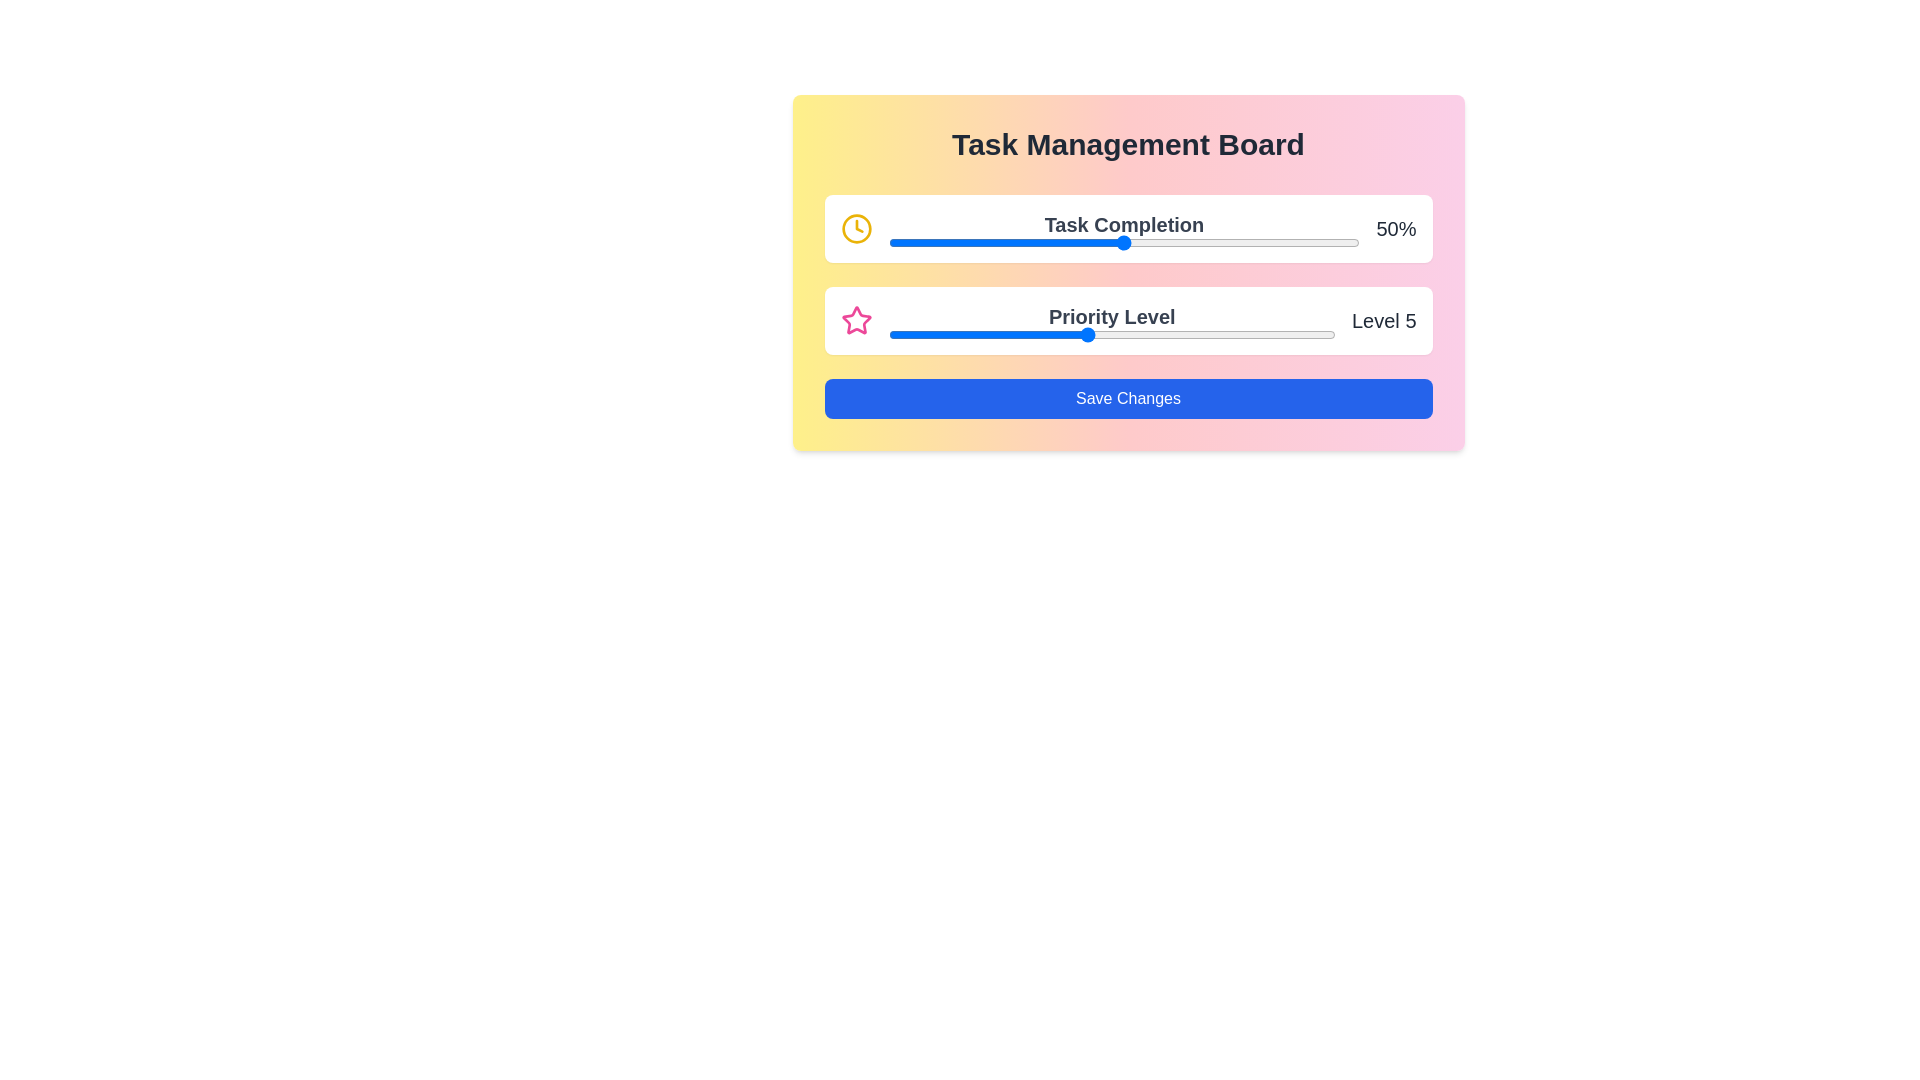 Image resolution: width=1920 pixels, height=1080 pixels. I want to click on task completion, so click(934, 238).